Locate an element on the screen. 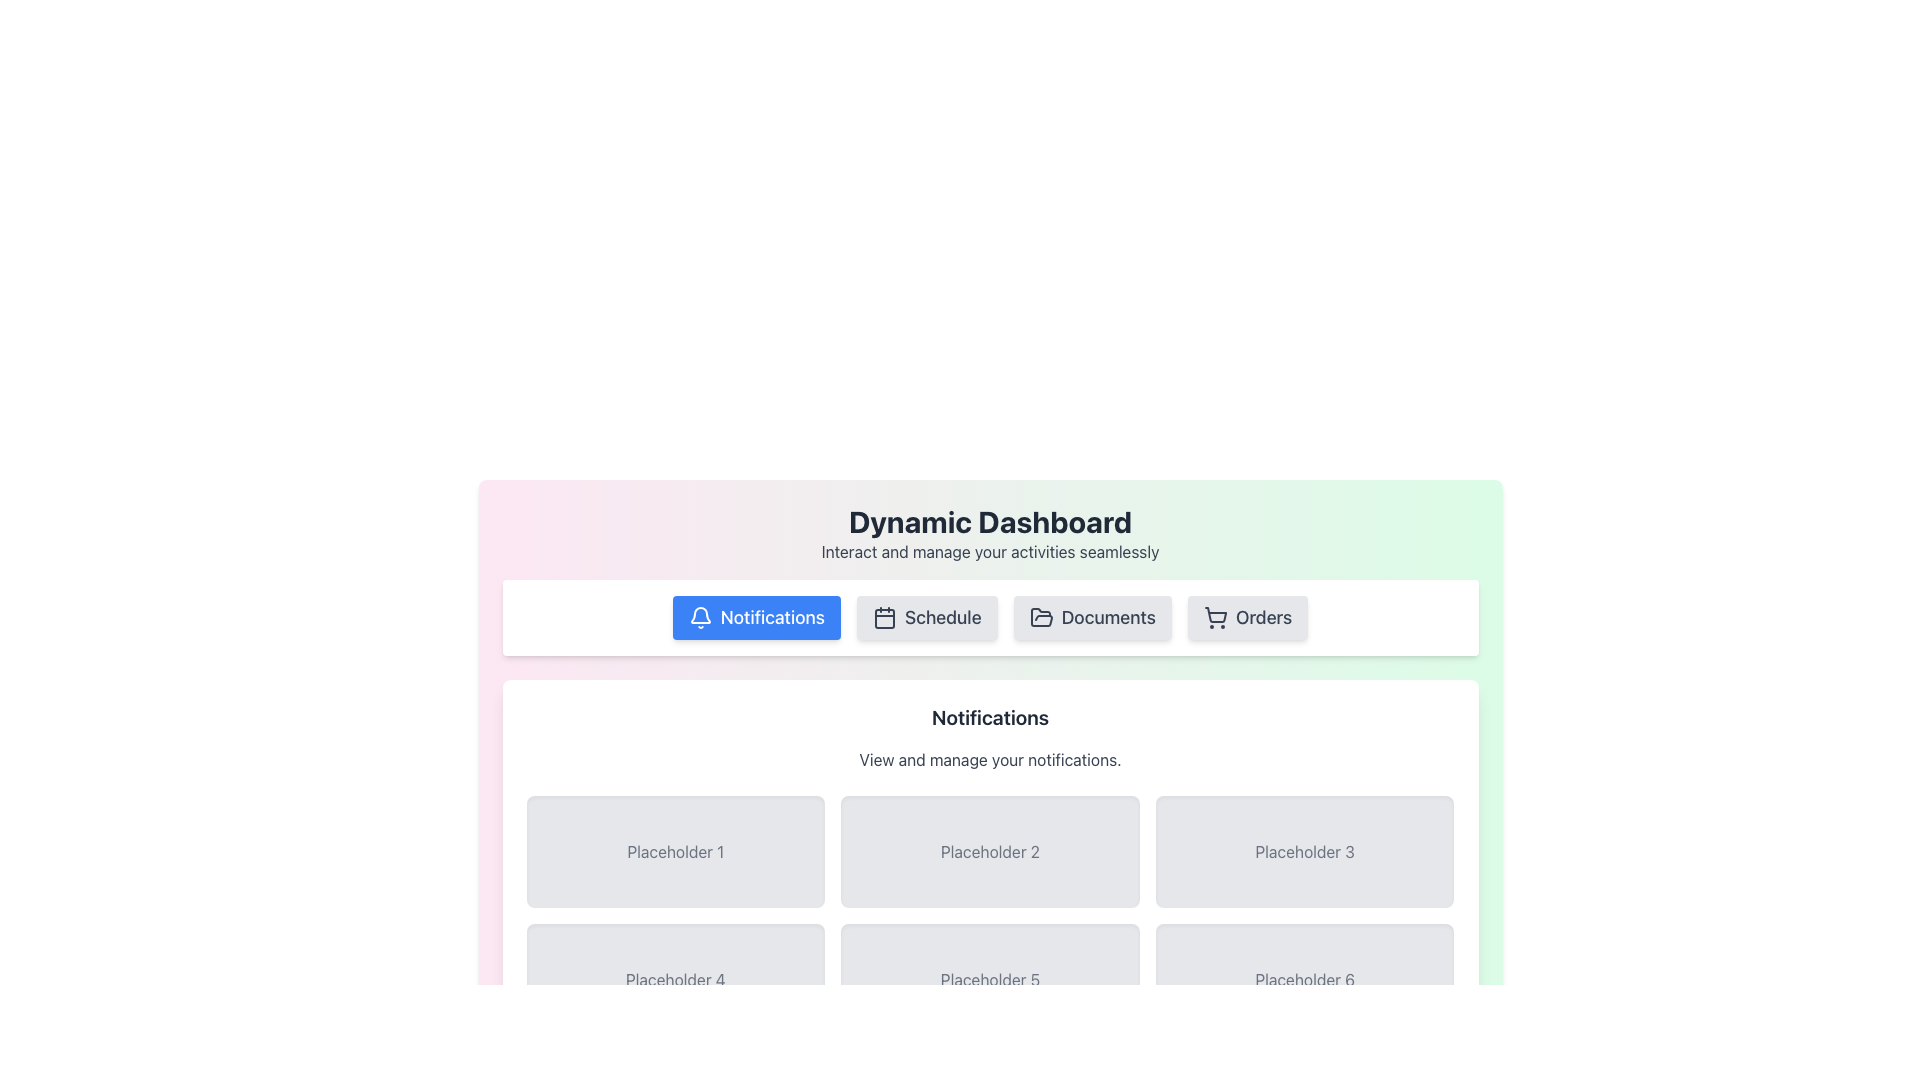 The image size is (1920, 1080). the text label indicating its placeholder status located in the bottom-right cell of a 2x3 grid of placeholders is located at coordinates (1305, 978).